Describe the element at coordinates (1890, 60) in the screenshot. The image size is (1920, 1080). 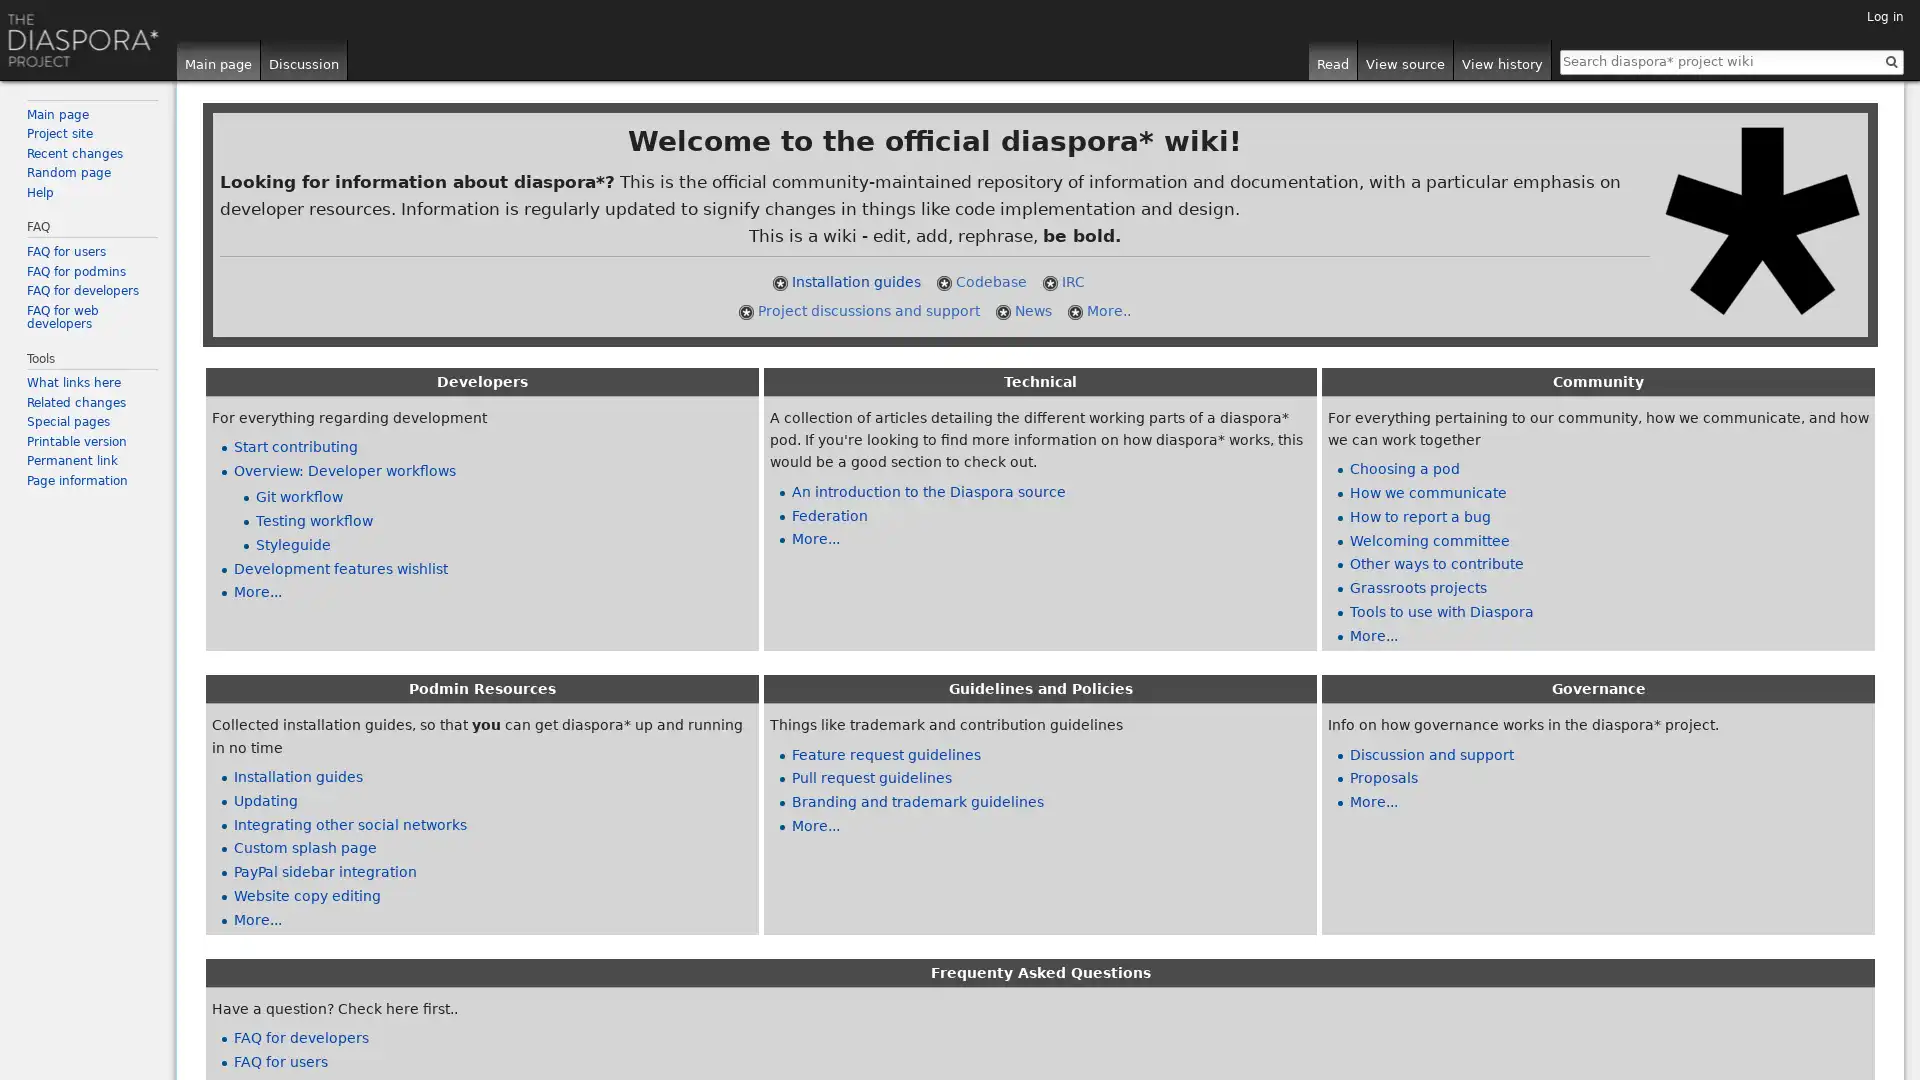
I see `Go` at that location.